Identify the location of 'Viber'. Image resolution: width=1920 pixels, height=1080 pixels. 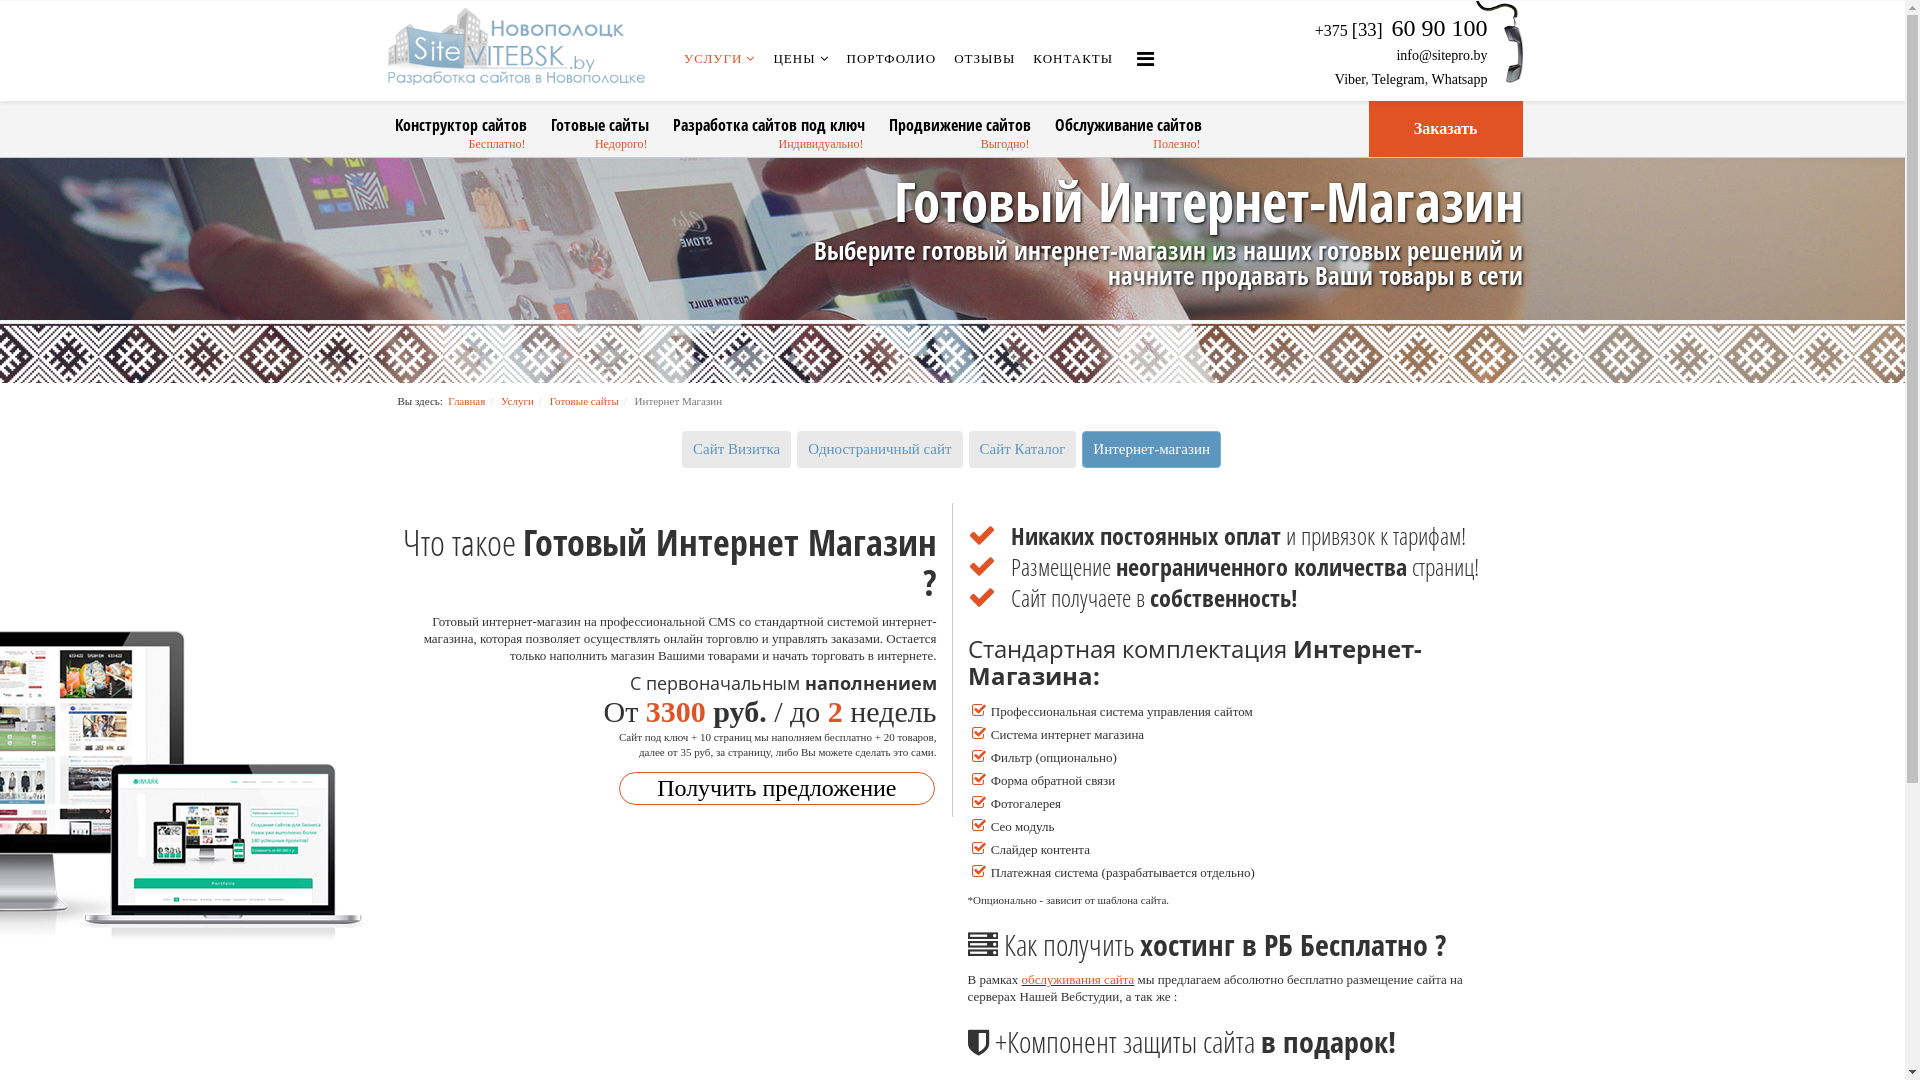
(1349, 78).